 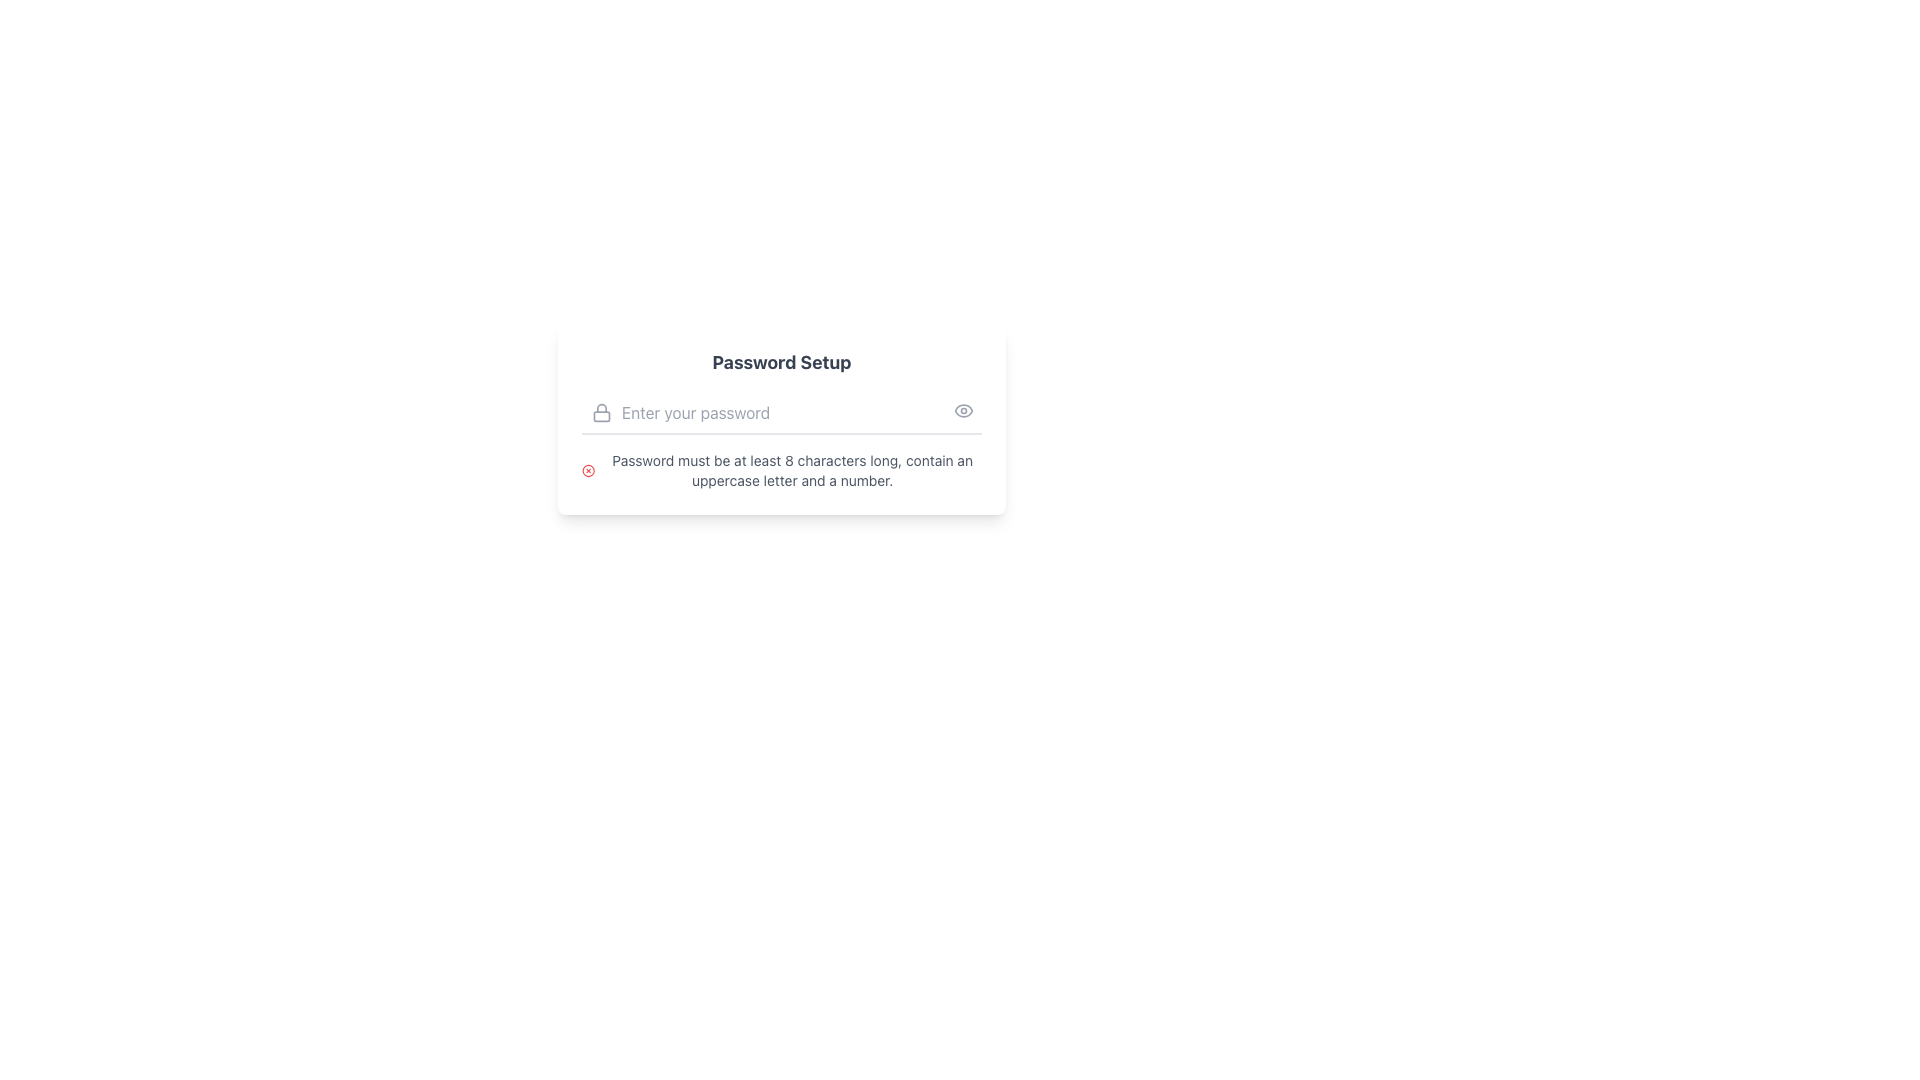 I want to click on the circular red alert icon with a cross 'X' symbol, located directly to the left of the password requirement text, so click(x=587, y=470).